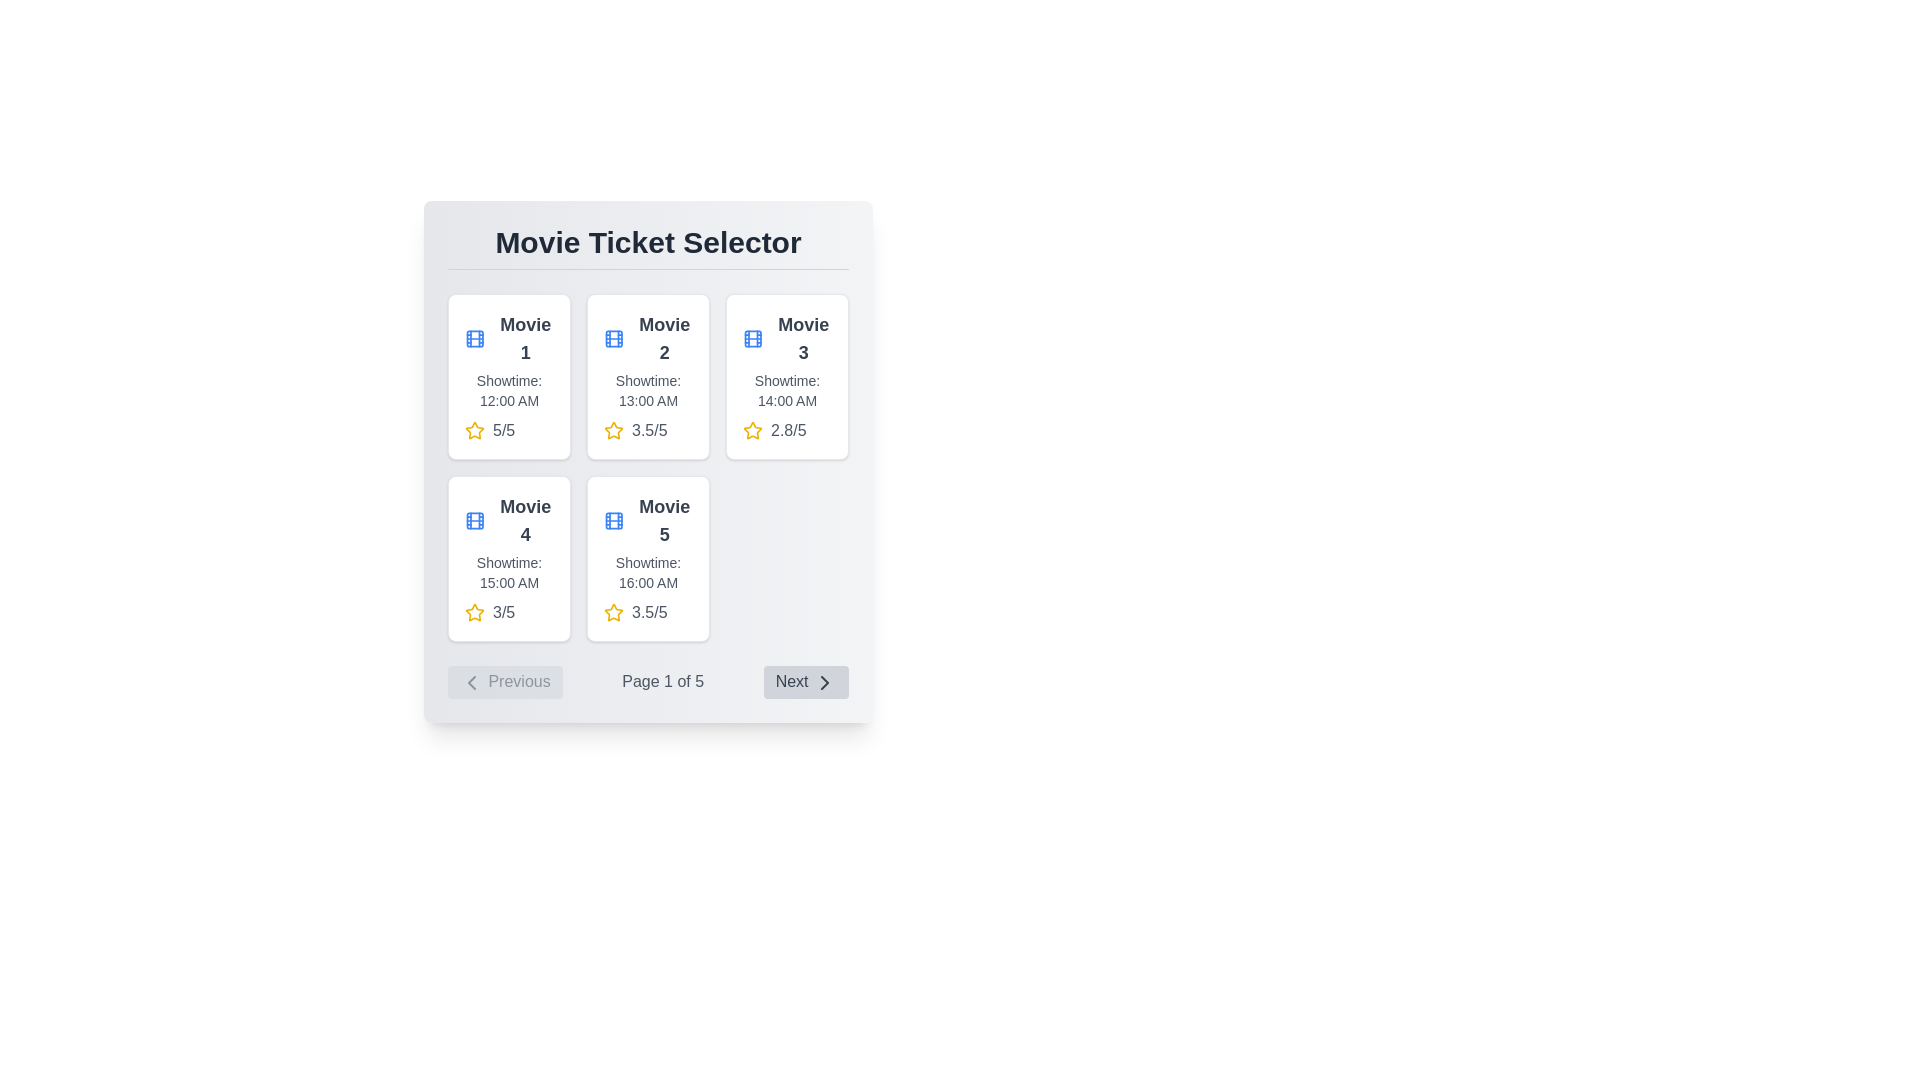 Image resolution: width=1920 pixels, height=1080 pixels. I want to click on the chevron icon within the 'Previous' button for accessibility actions, located at the bottom-left corner of the interface, so click(470, 681).